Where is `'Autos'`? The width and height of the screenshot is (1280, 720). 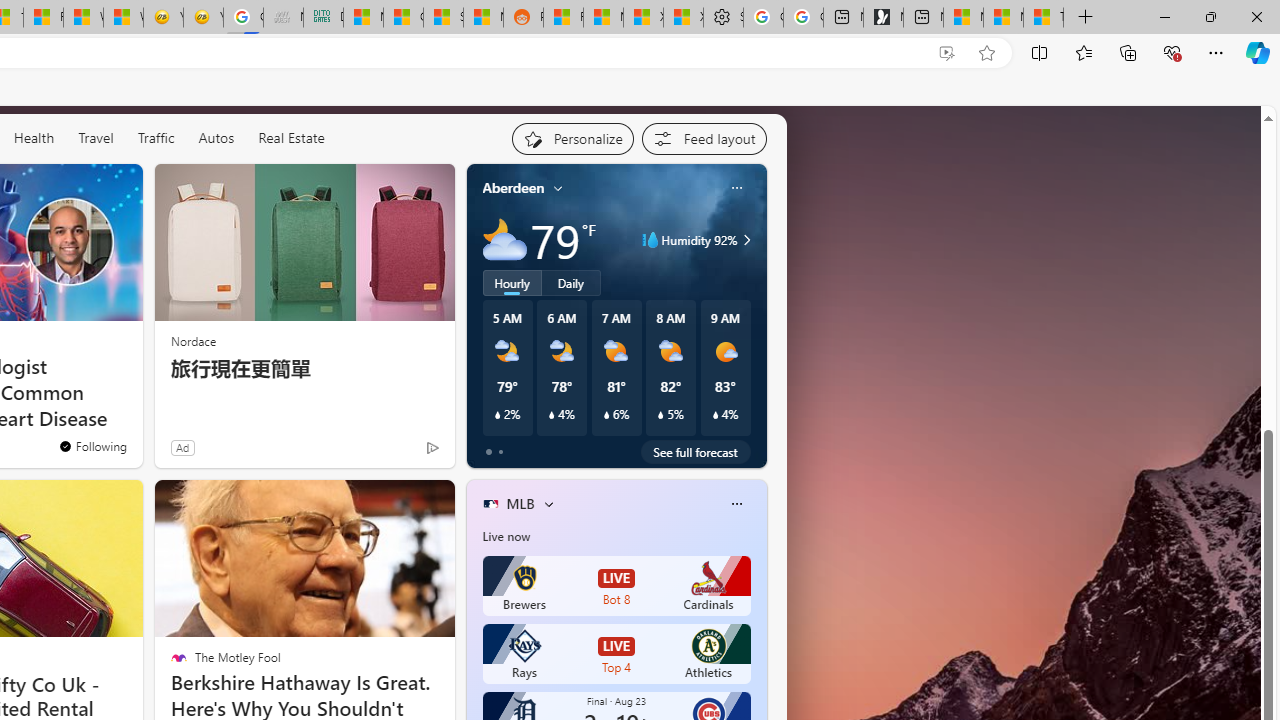 'Autos' is located at coordinates (216, 137).